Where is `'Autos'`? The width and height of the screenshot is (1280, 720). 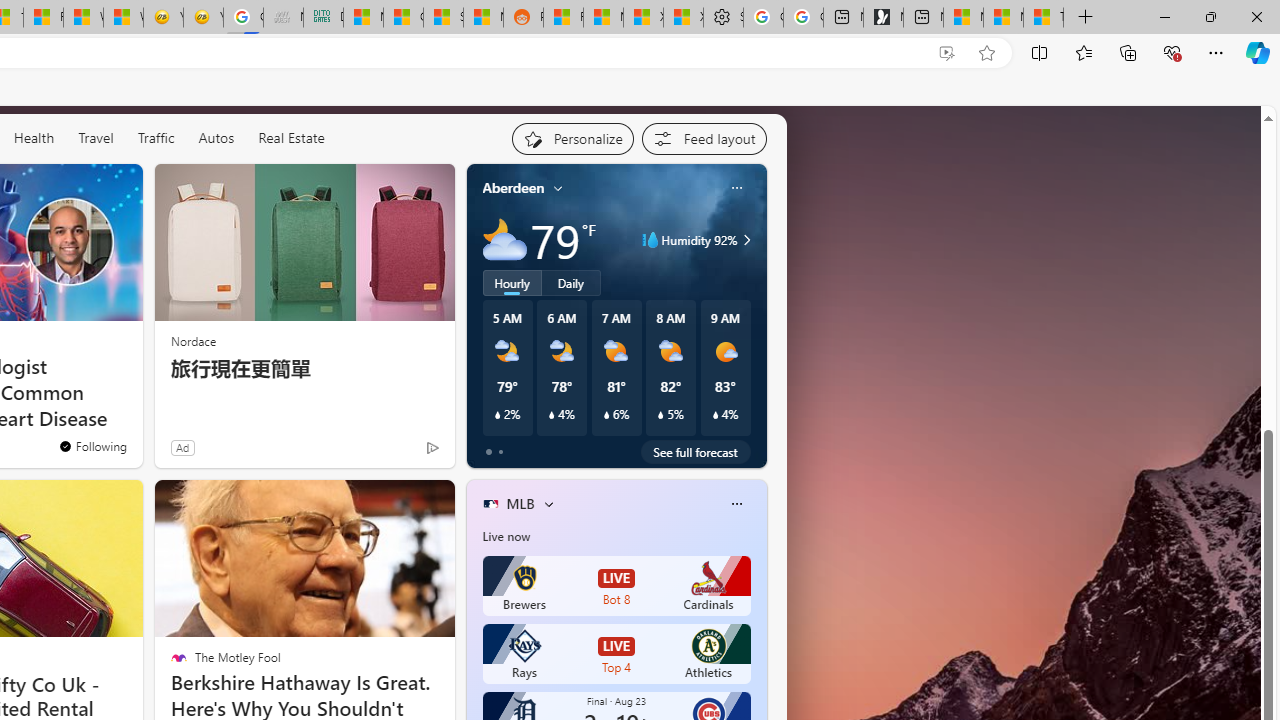 'Autos' is located at coordinates (216, 137).